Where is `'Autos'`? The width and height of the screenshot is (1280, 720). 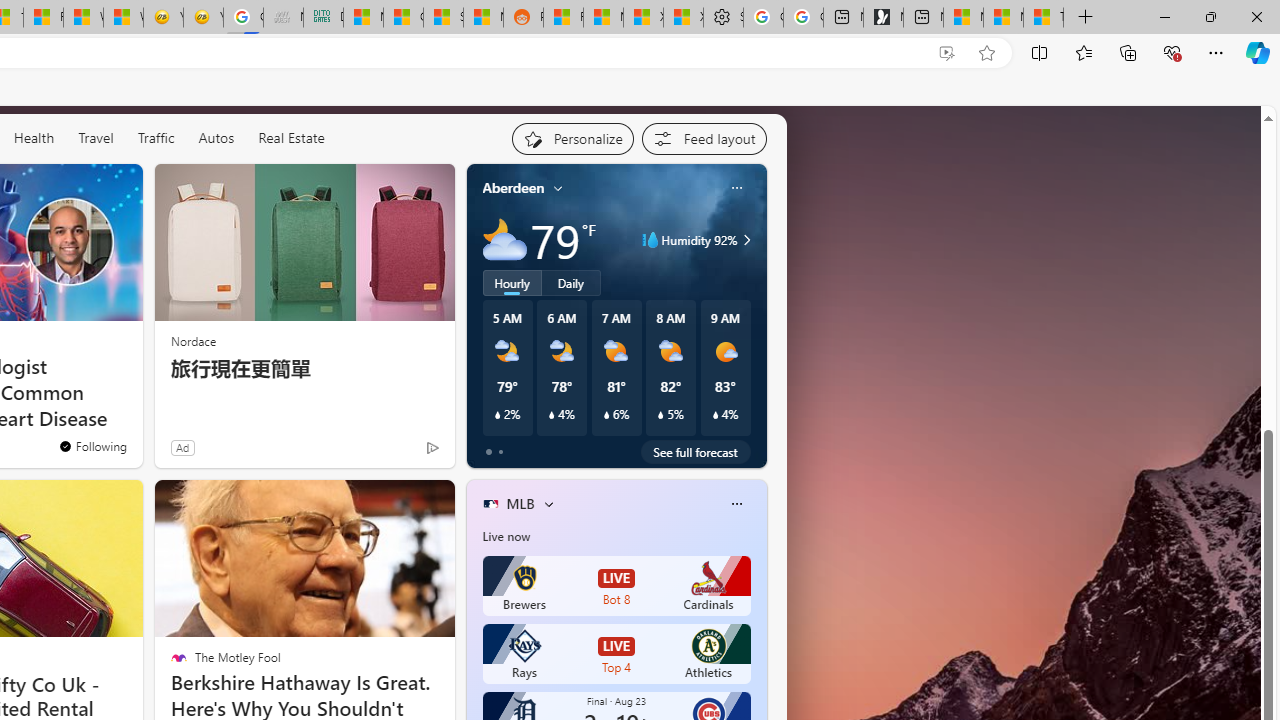 'Autos' is located at coordinates (216, 137).